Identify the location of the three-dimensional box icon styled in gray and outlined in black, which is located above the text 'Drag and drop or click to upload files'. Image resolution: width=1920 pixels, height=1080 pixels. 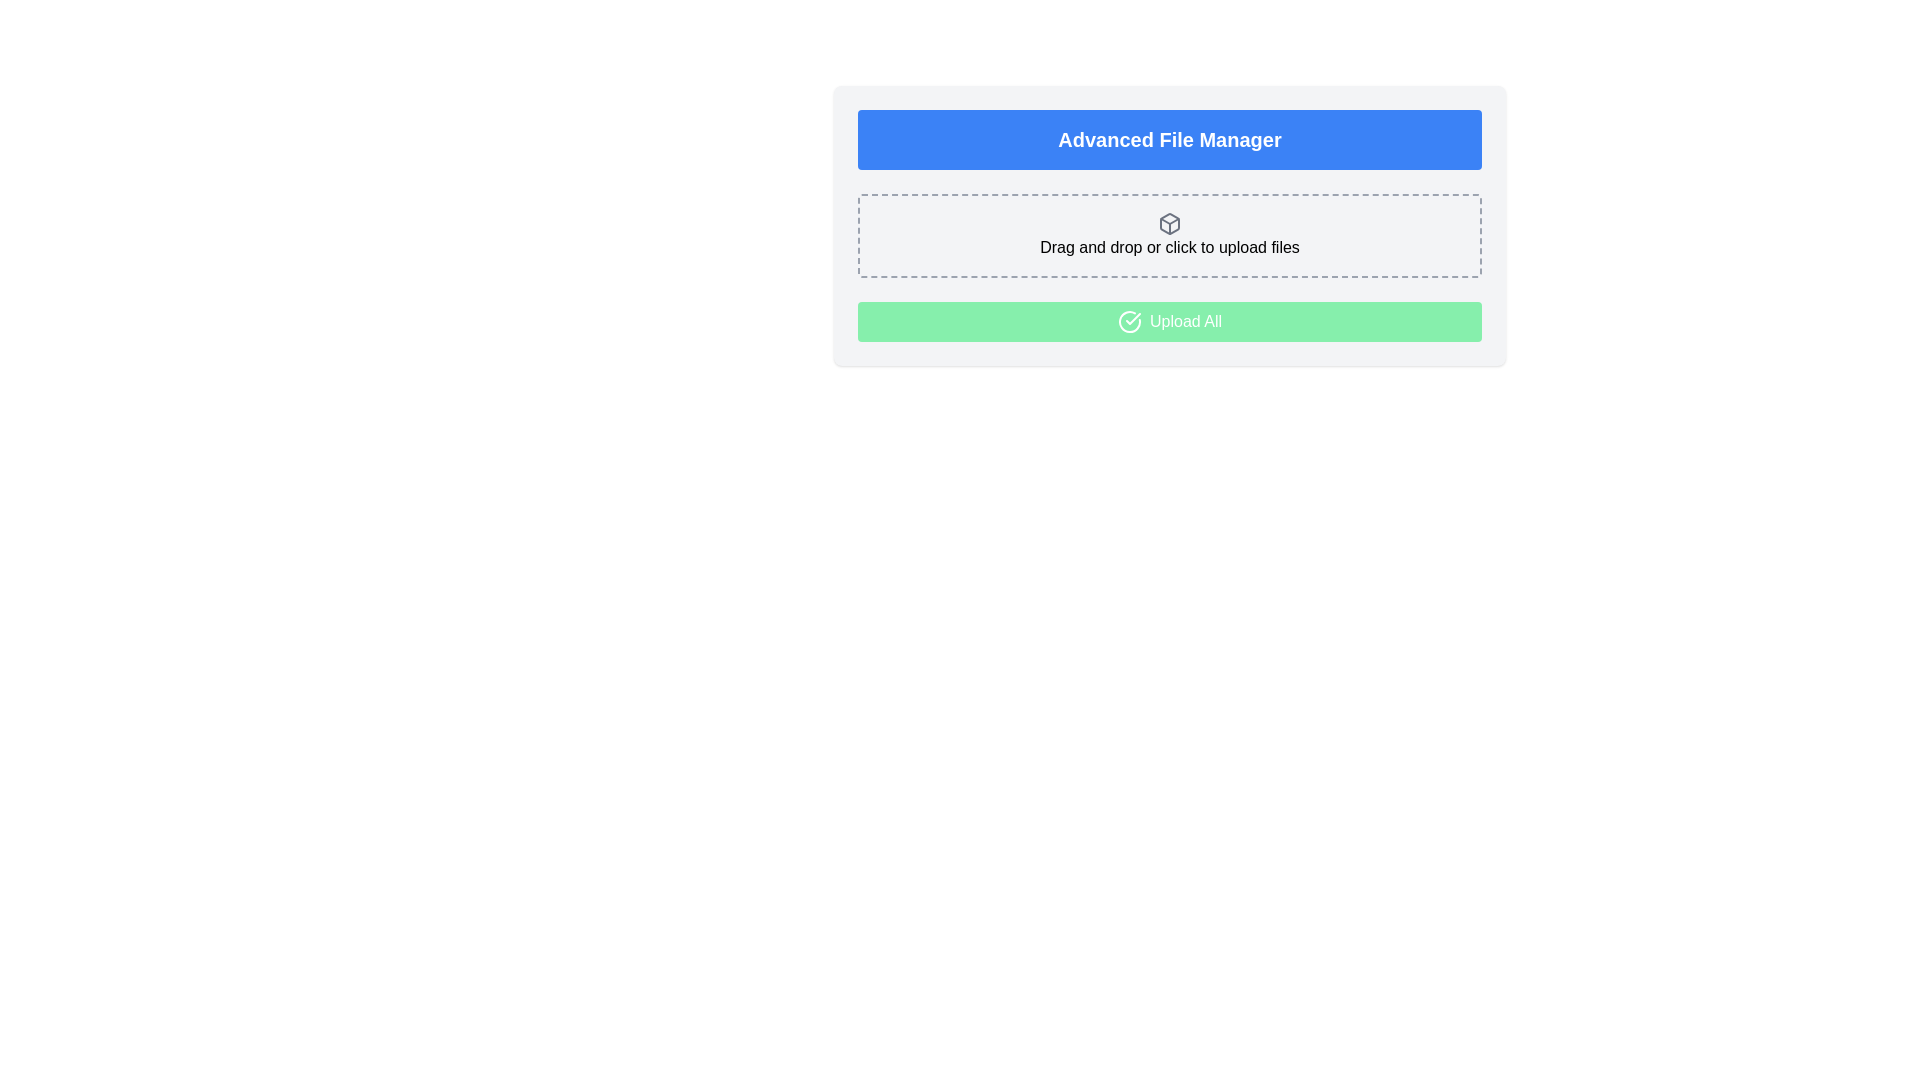
(1170, 223).